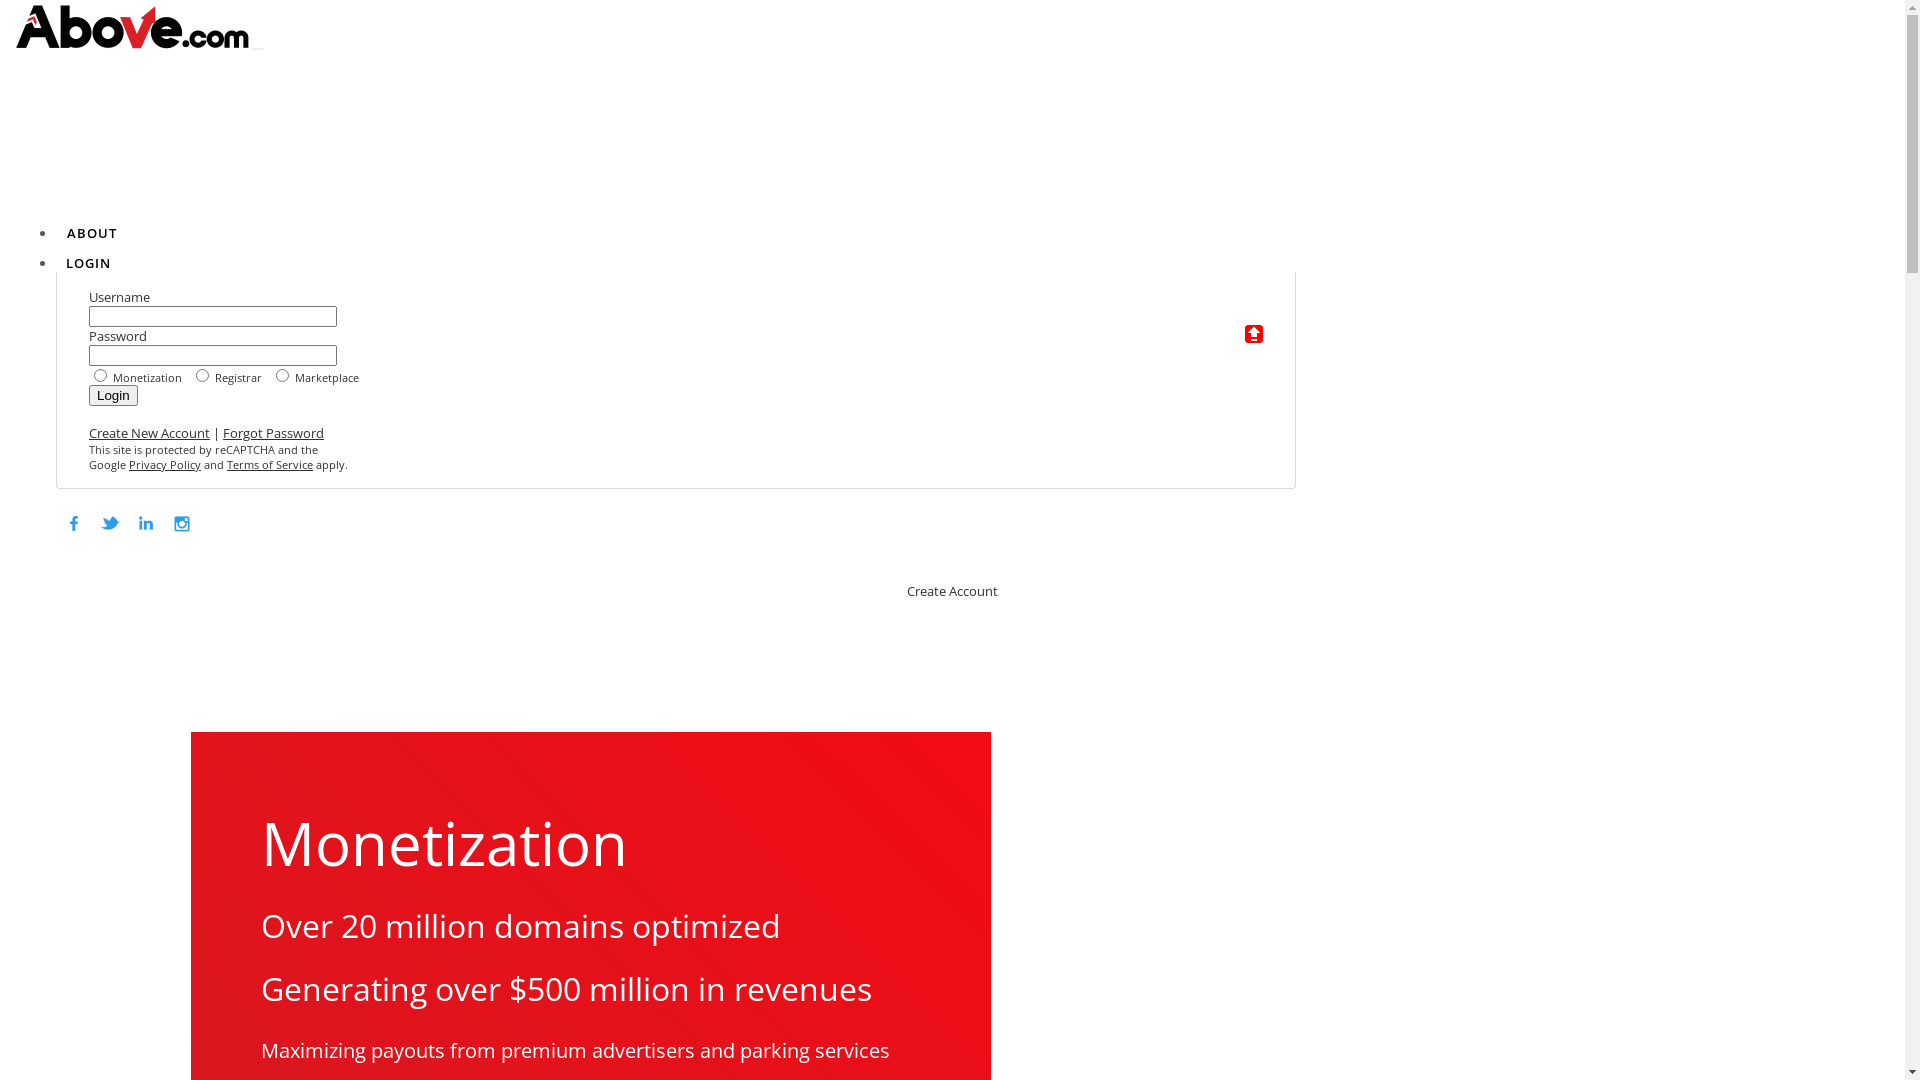 Image resolution: width=1920 pixels, height=1080 pixels. Describe the element at coordinates (268, 464) in the screenshot. I see `'Terms of Service'` at that location.